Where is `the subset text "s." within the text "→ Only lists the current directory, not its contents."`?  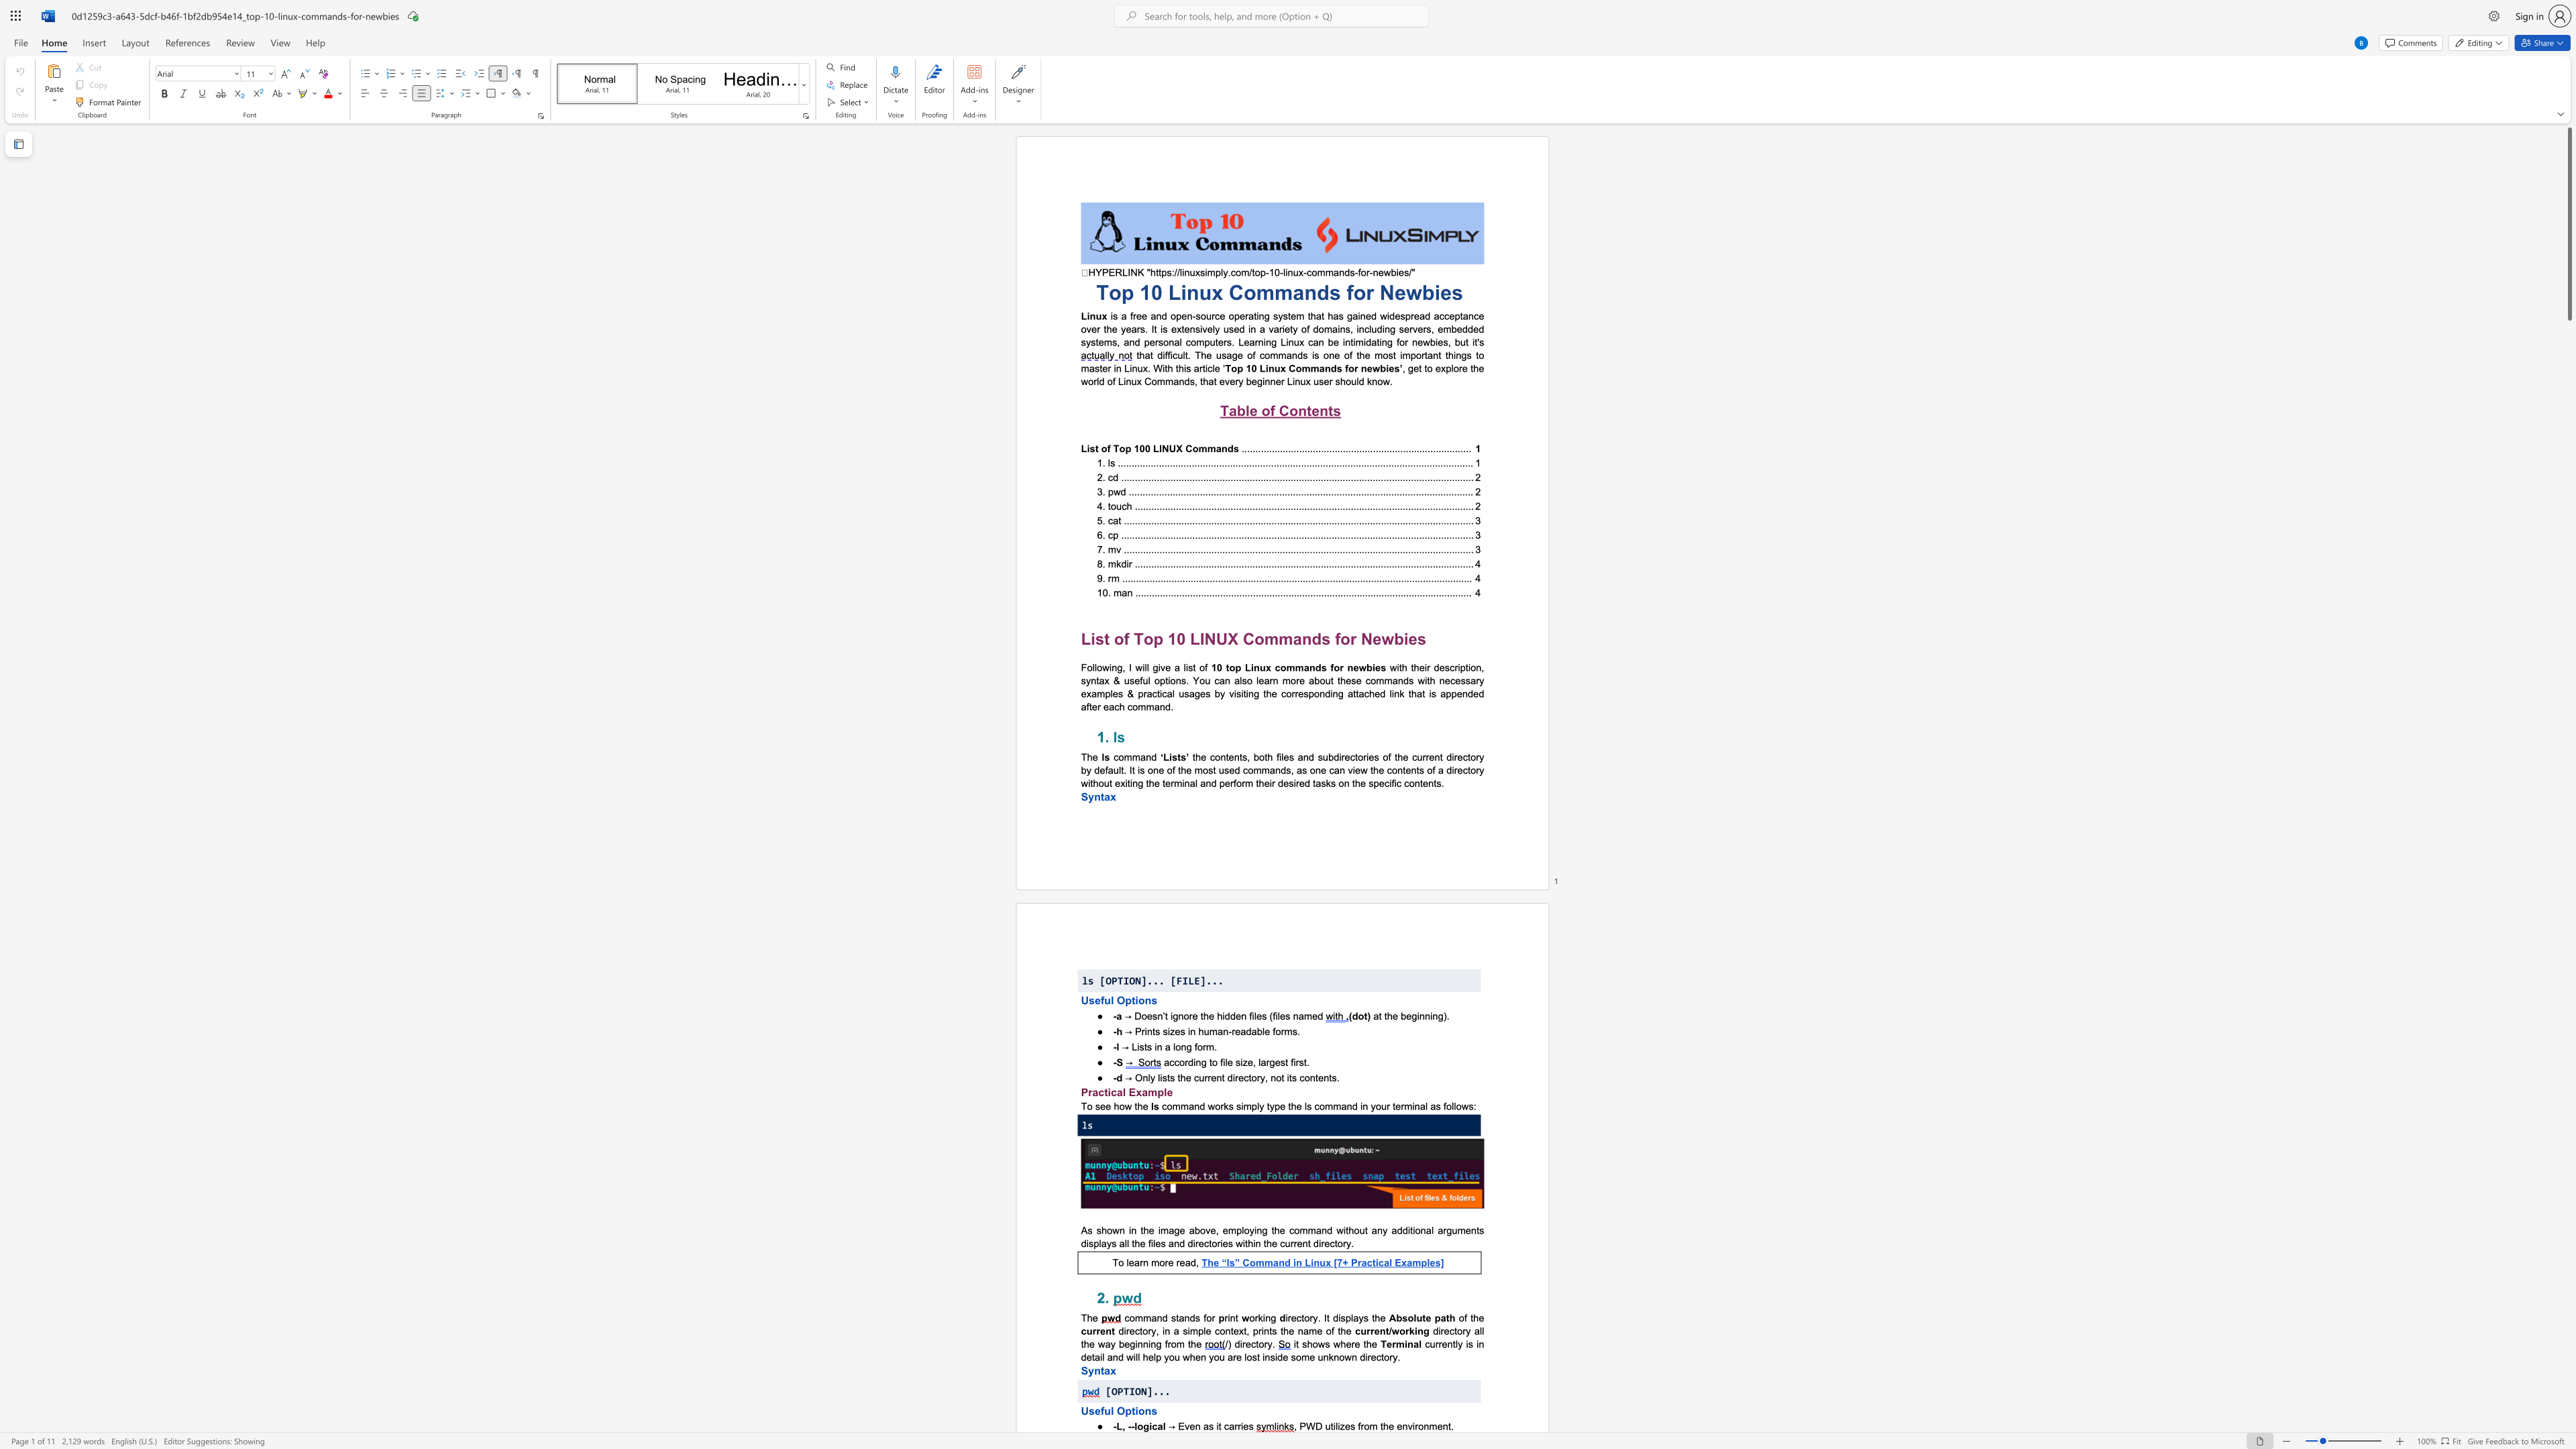 the subset text "s." within the text "→ Only lists the current directory, not its contents." is located at coordinates (1331, 1077).